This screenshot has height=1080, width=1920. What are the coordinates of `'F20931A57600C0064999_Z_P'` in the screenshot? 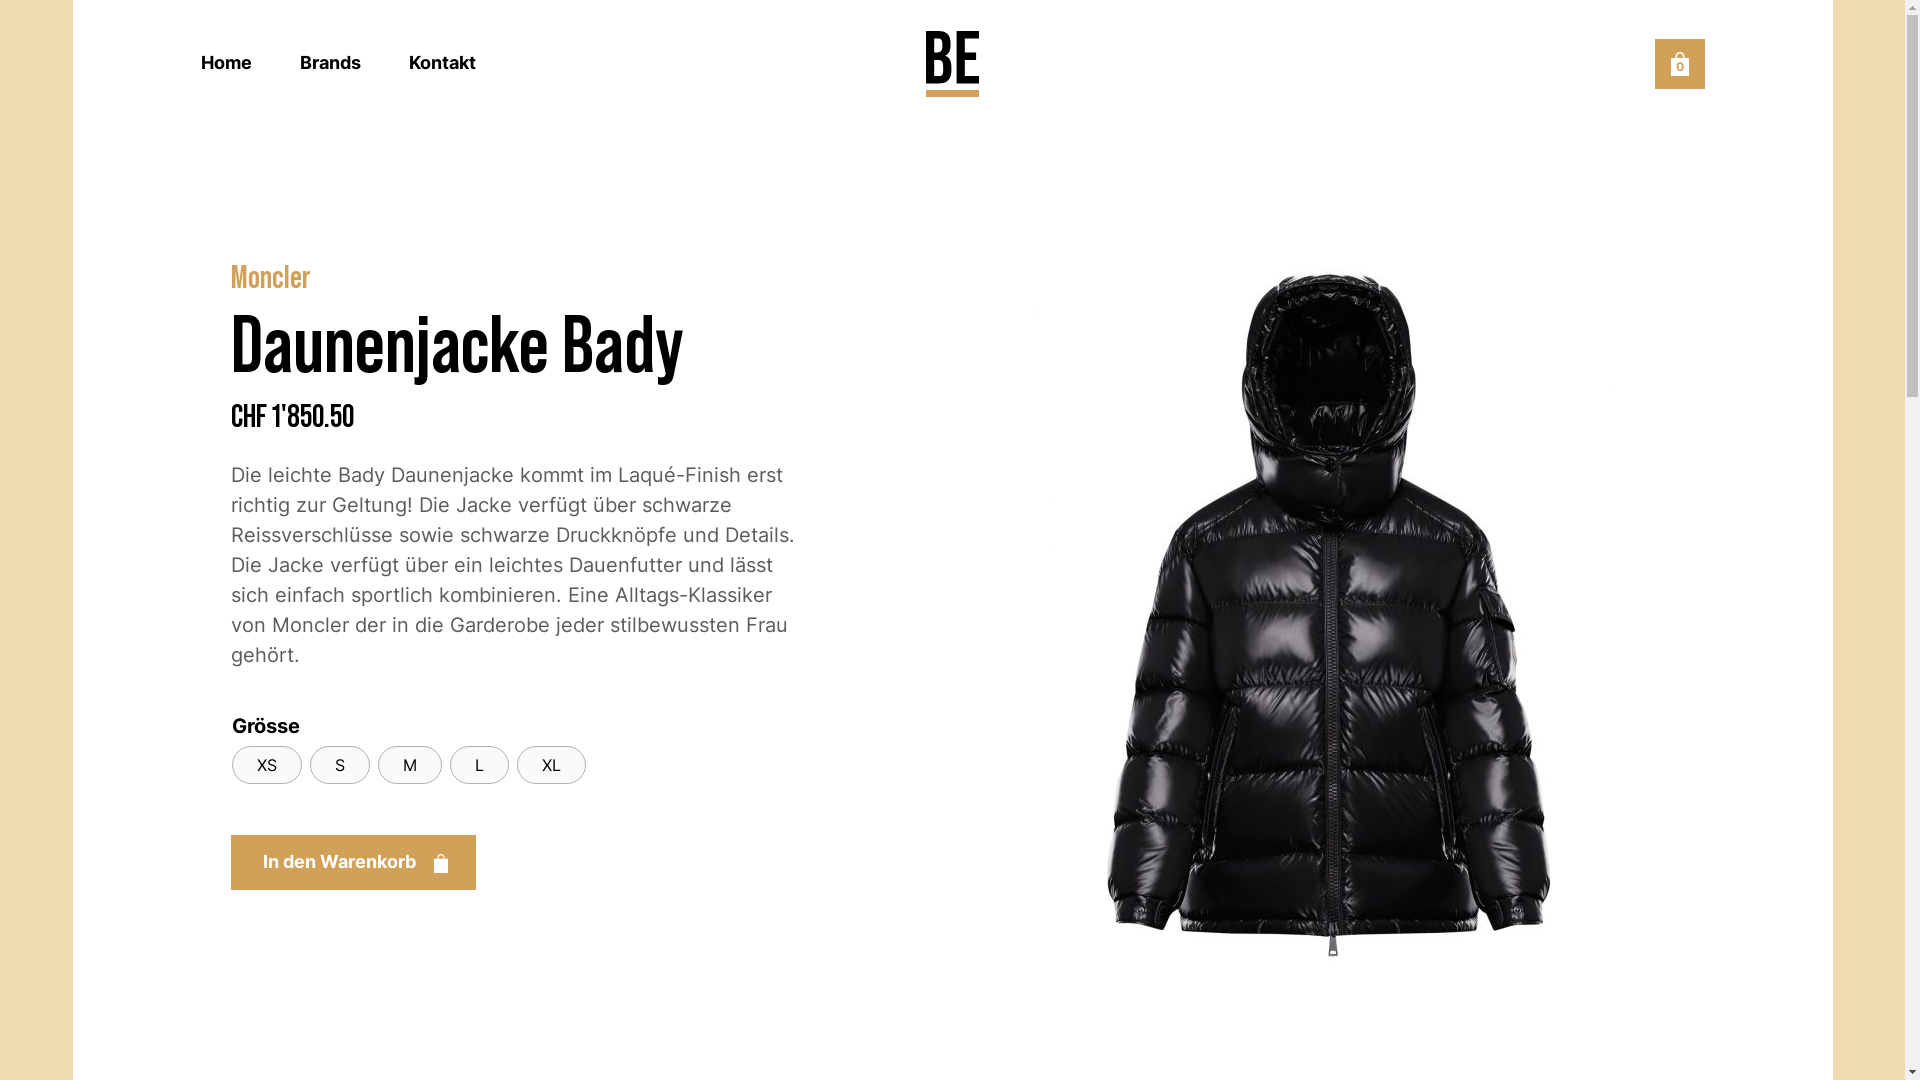 It's located at (1328, 603).